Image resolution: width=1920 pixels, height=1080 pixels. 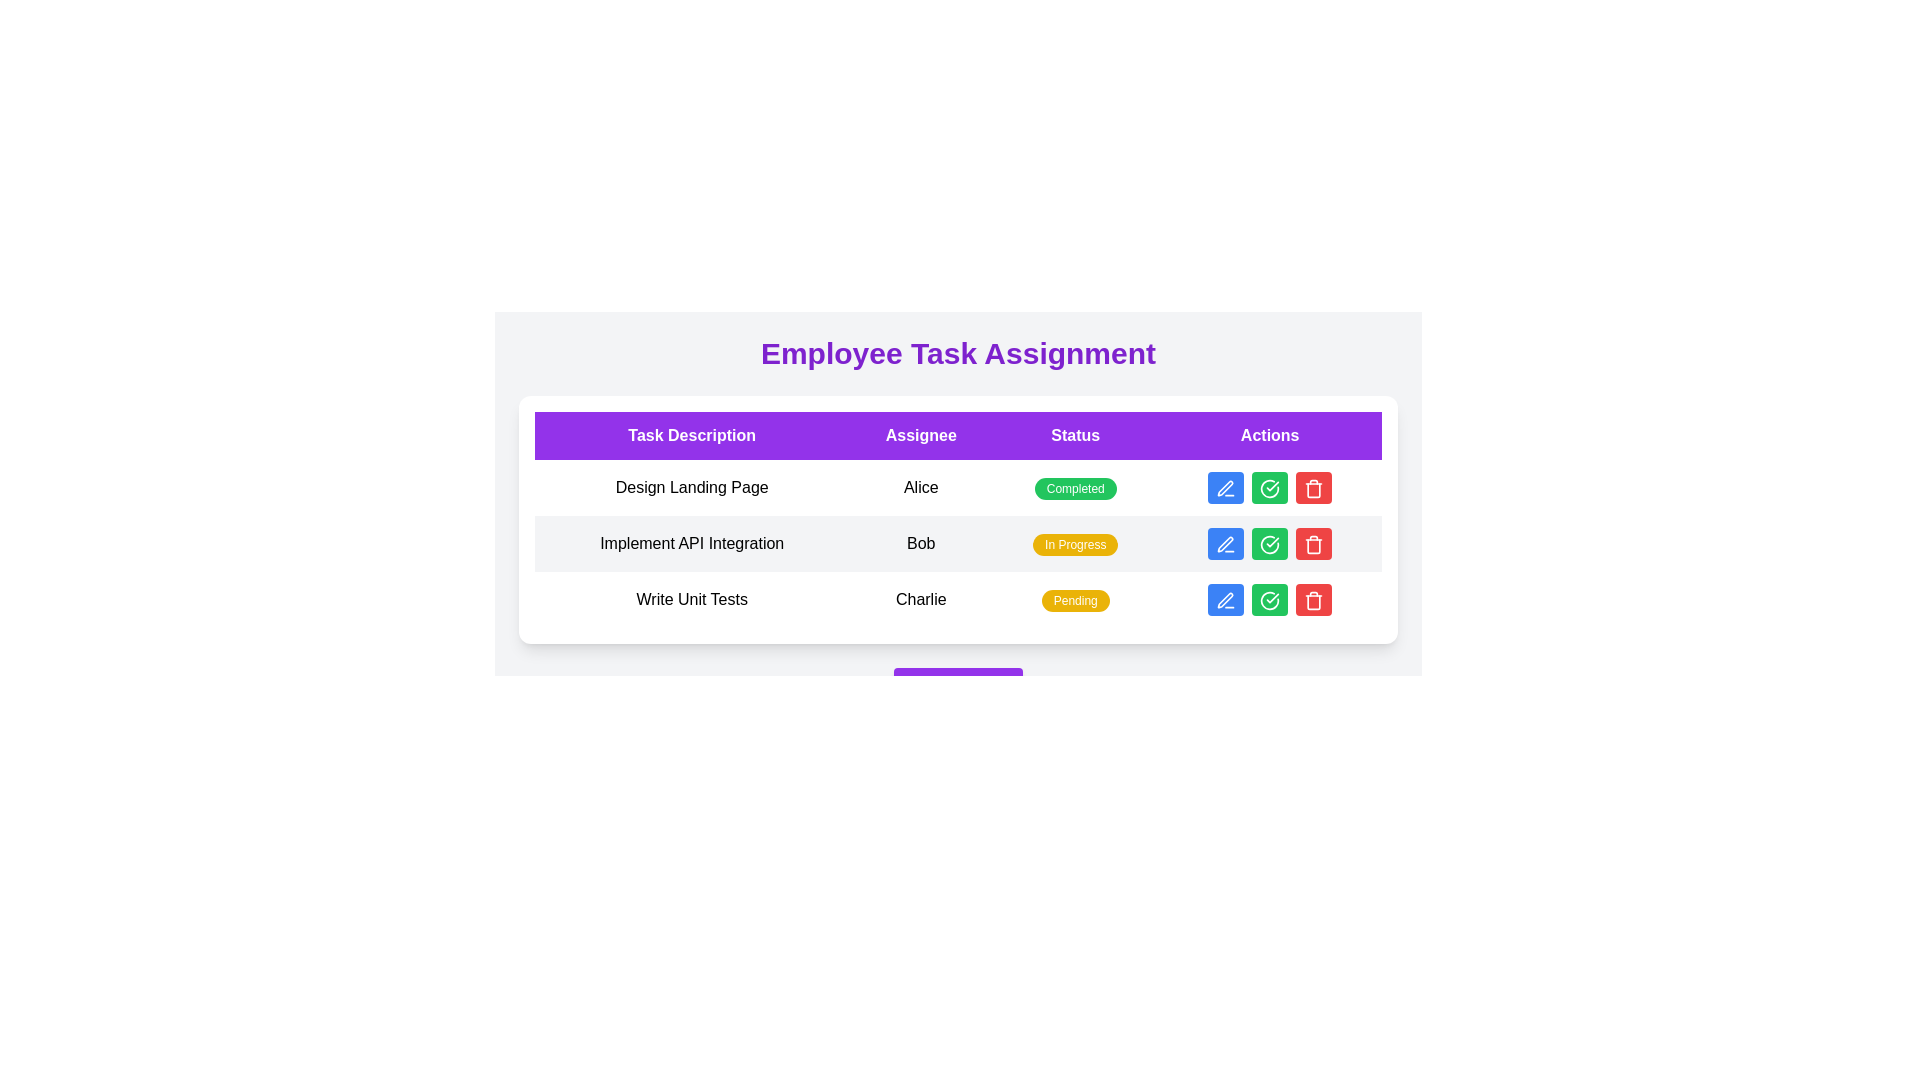 What do you see at coordinates (1269, 599) in the screenshot?
I see `the green button with a circular check icon in the 'Charlie' row of the table` at bounding box center [1269, 599].